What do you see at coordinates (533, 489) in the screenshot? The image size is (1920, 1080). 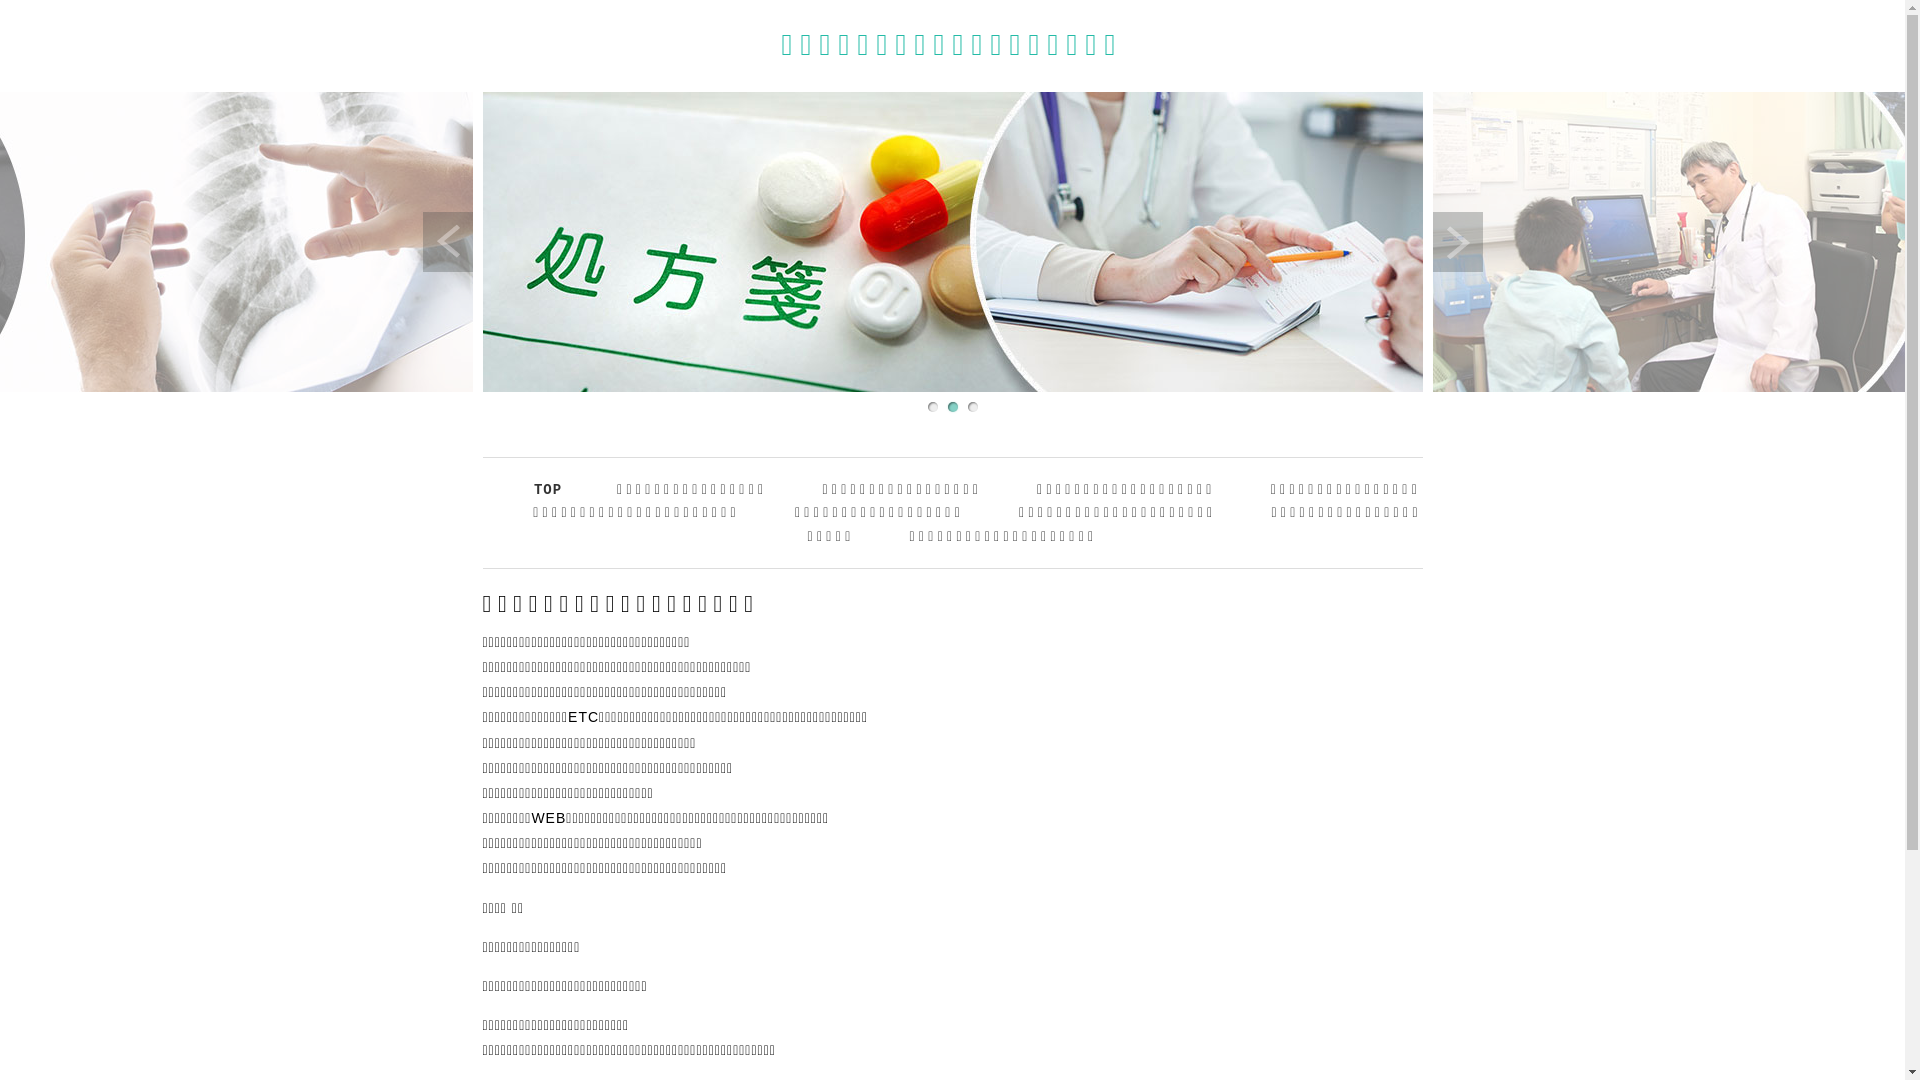 I see `'TOP'` at bounding box center [533, 489].